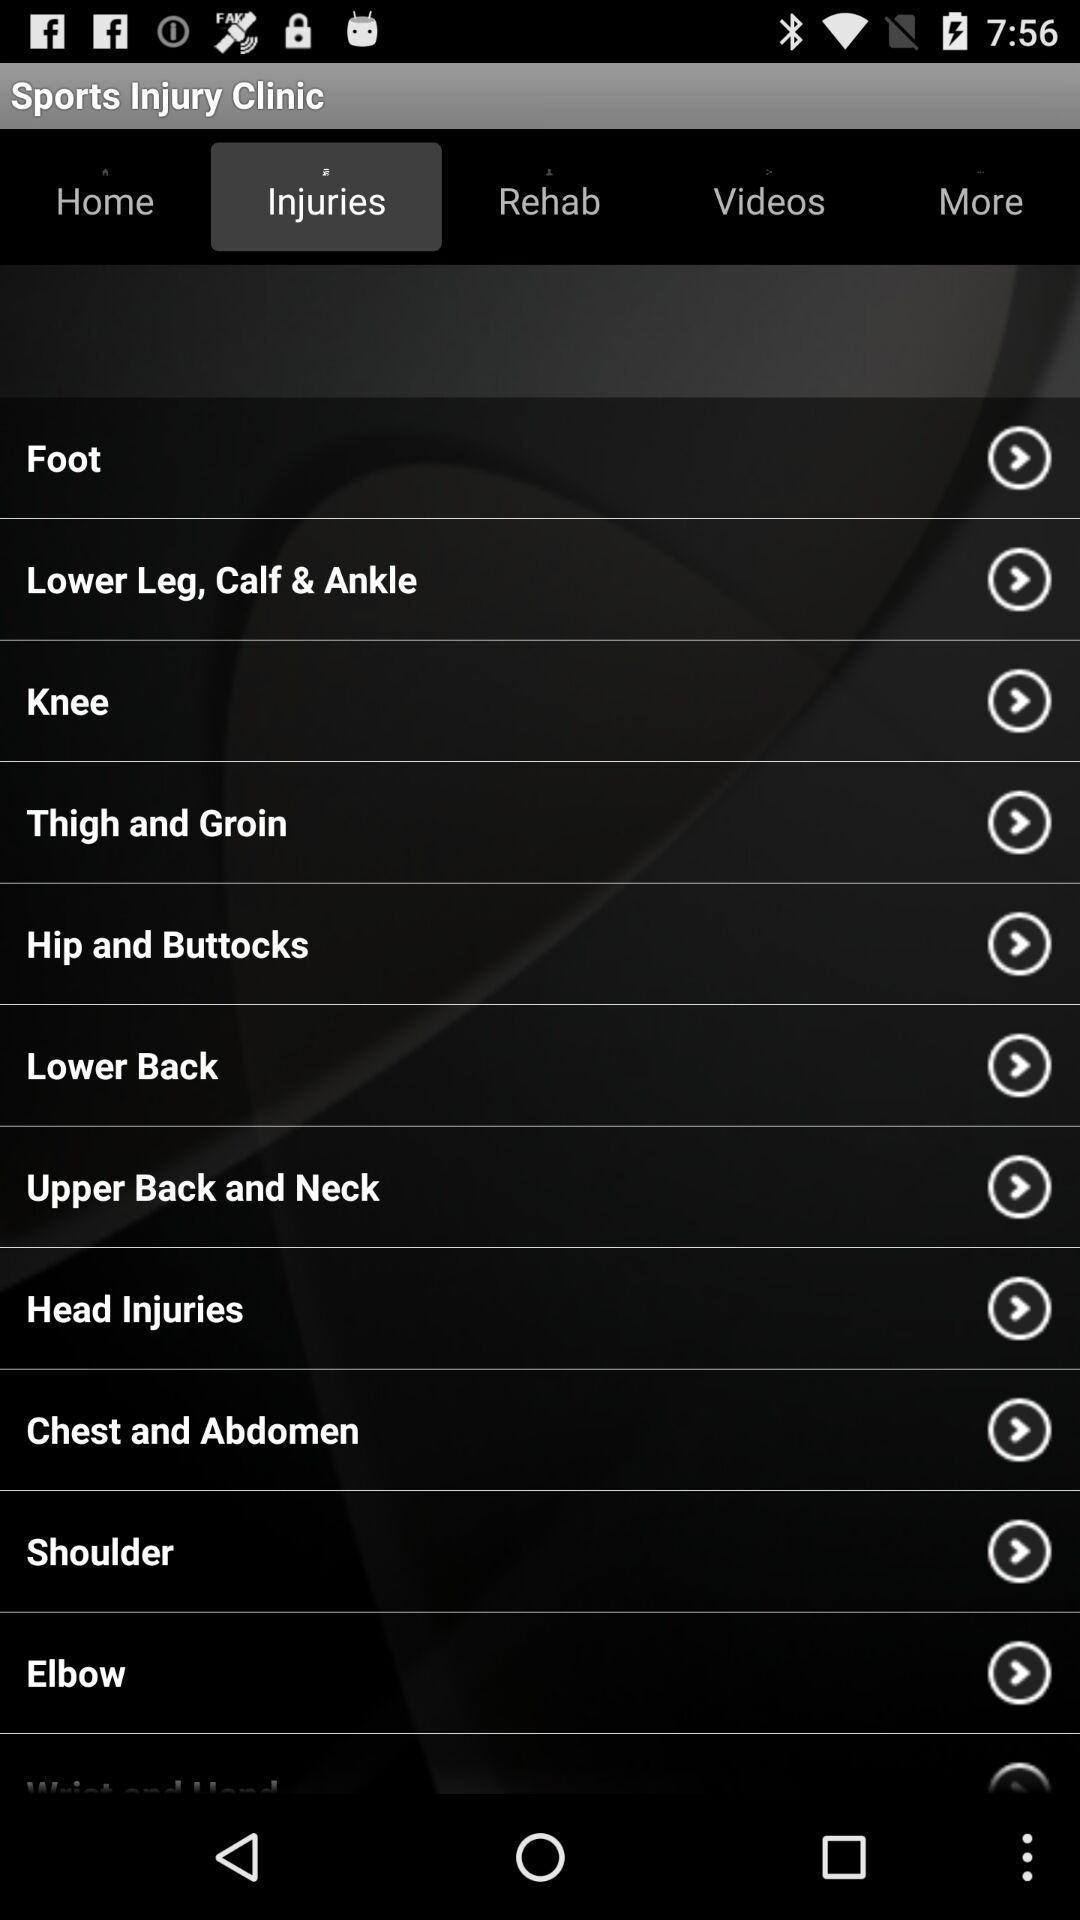 The height and width of the screenshot is (1920, 1080). What do you see at coordinates (1019, 1186) in the screenshot?
I see `button next to upper back and neck` at bounding box center [1019, 1186].